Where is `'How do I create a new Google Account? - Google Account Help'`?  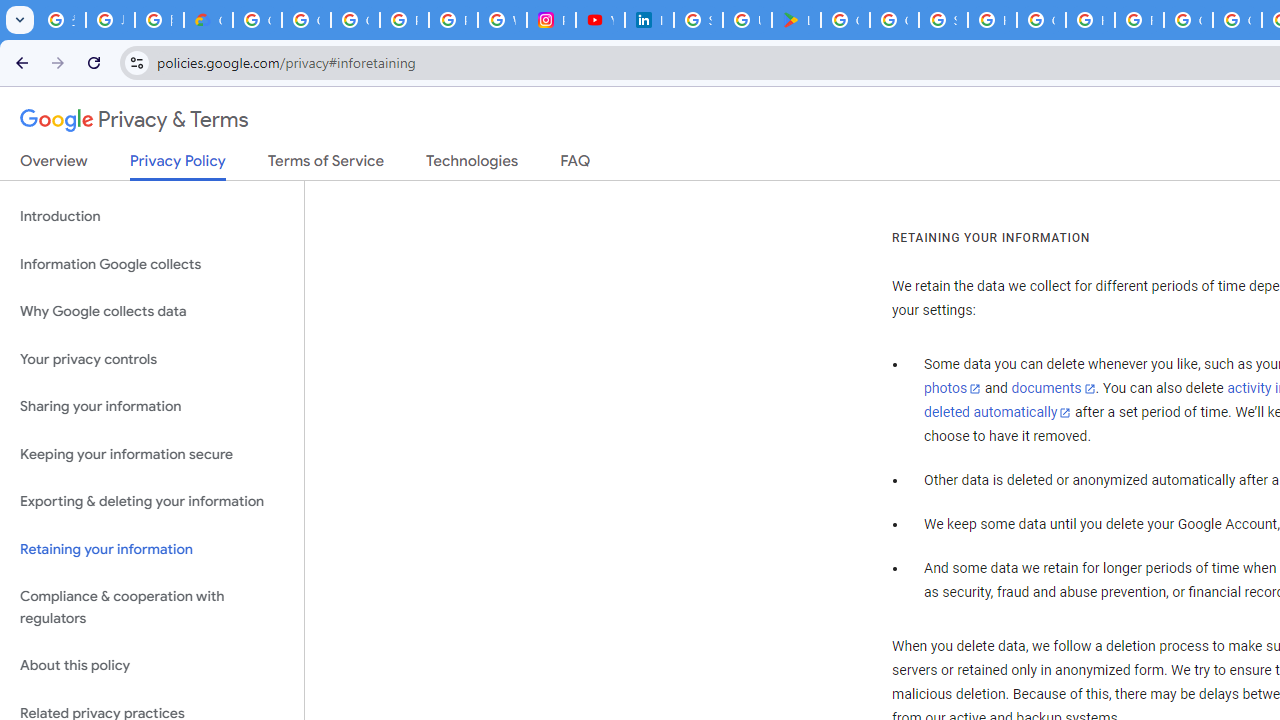 'How do I create a new Google Account? - Google Account Help' is located at coordinates (1089, 20).